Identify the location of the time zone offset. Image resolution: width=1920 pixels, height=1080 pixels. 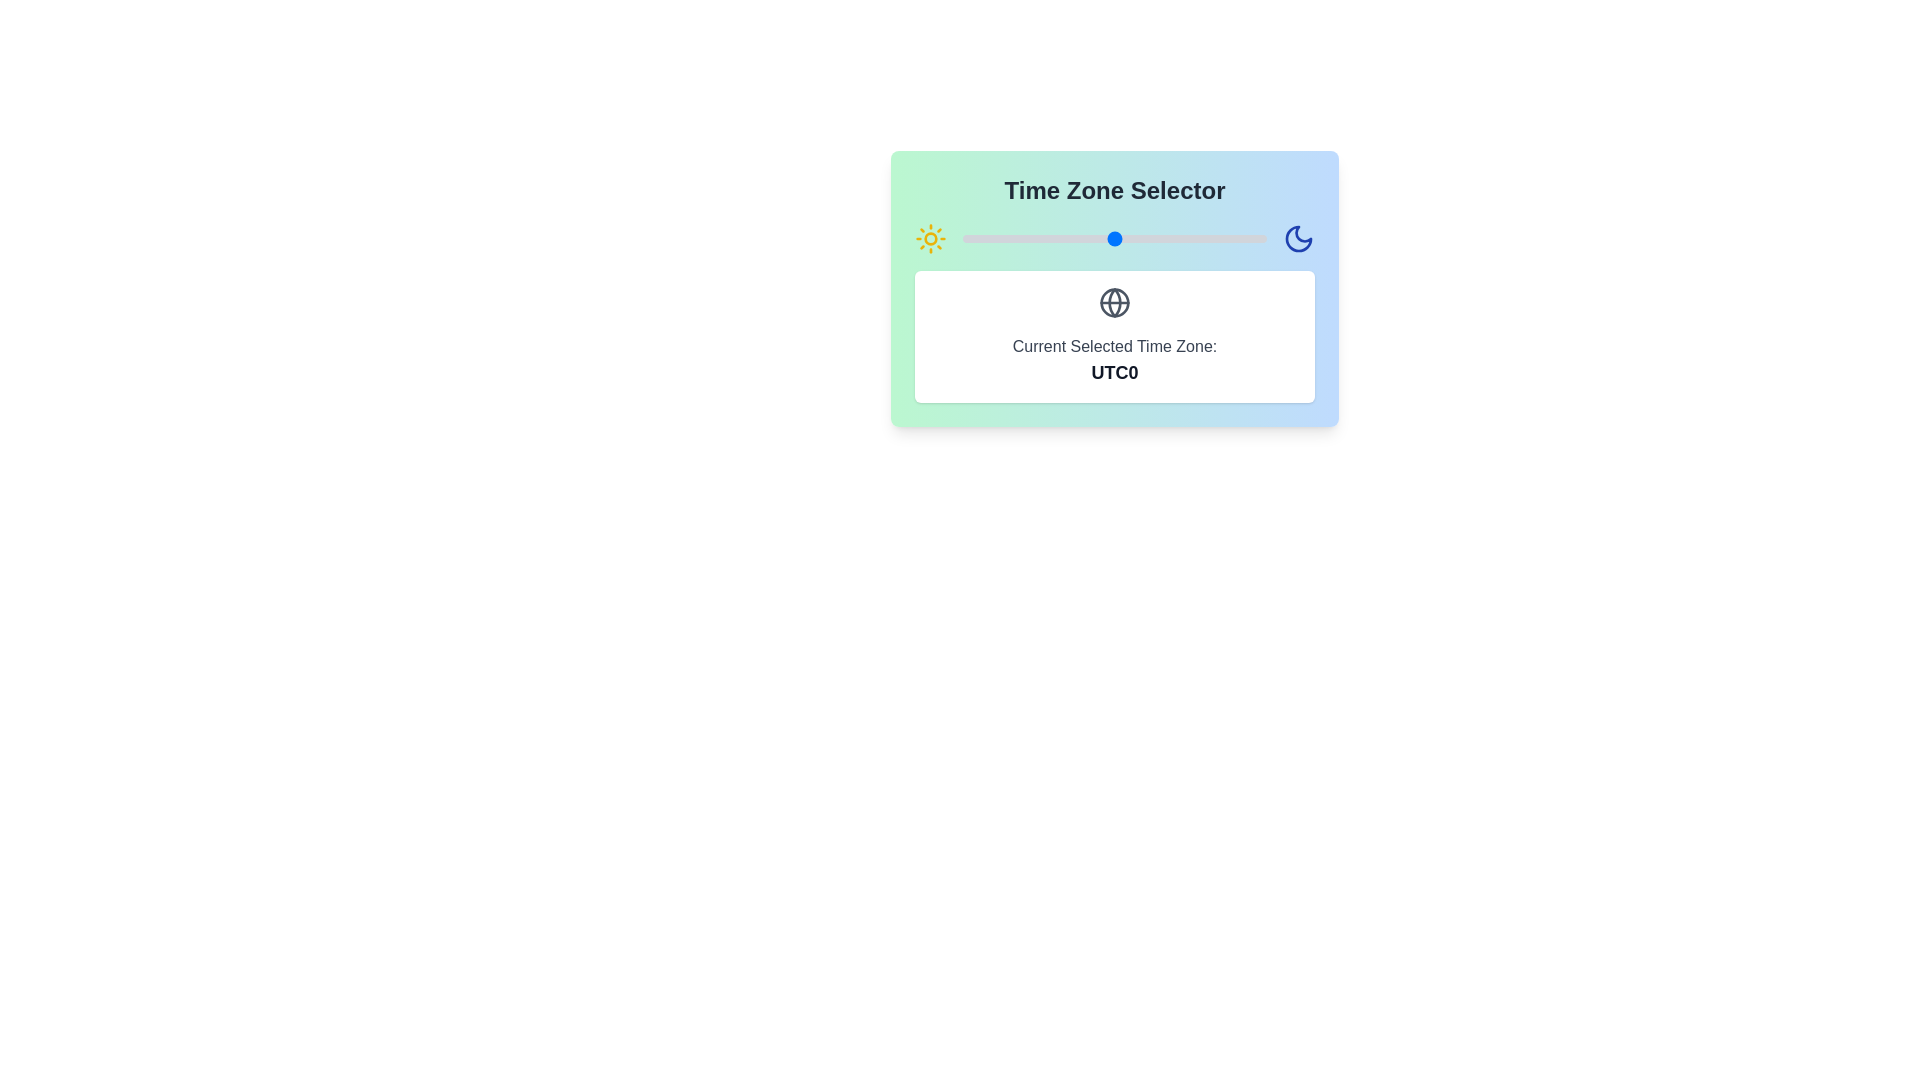
(1177, 238).